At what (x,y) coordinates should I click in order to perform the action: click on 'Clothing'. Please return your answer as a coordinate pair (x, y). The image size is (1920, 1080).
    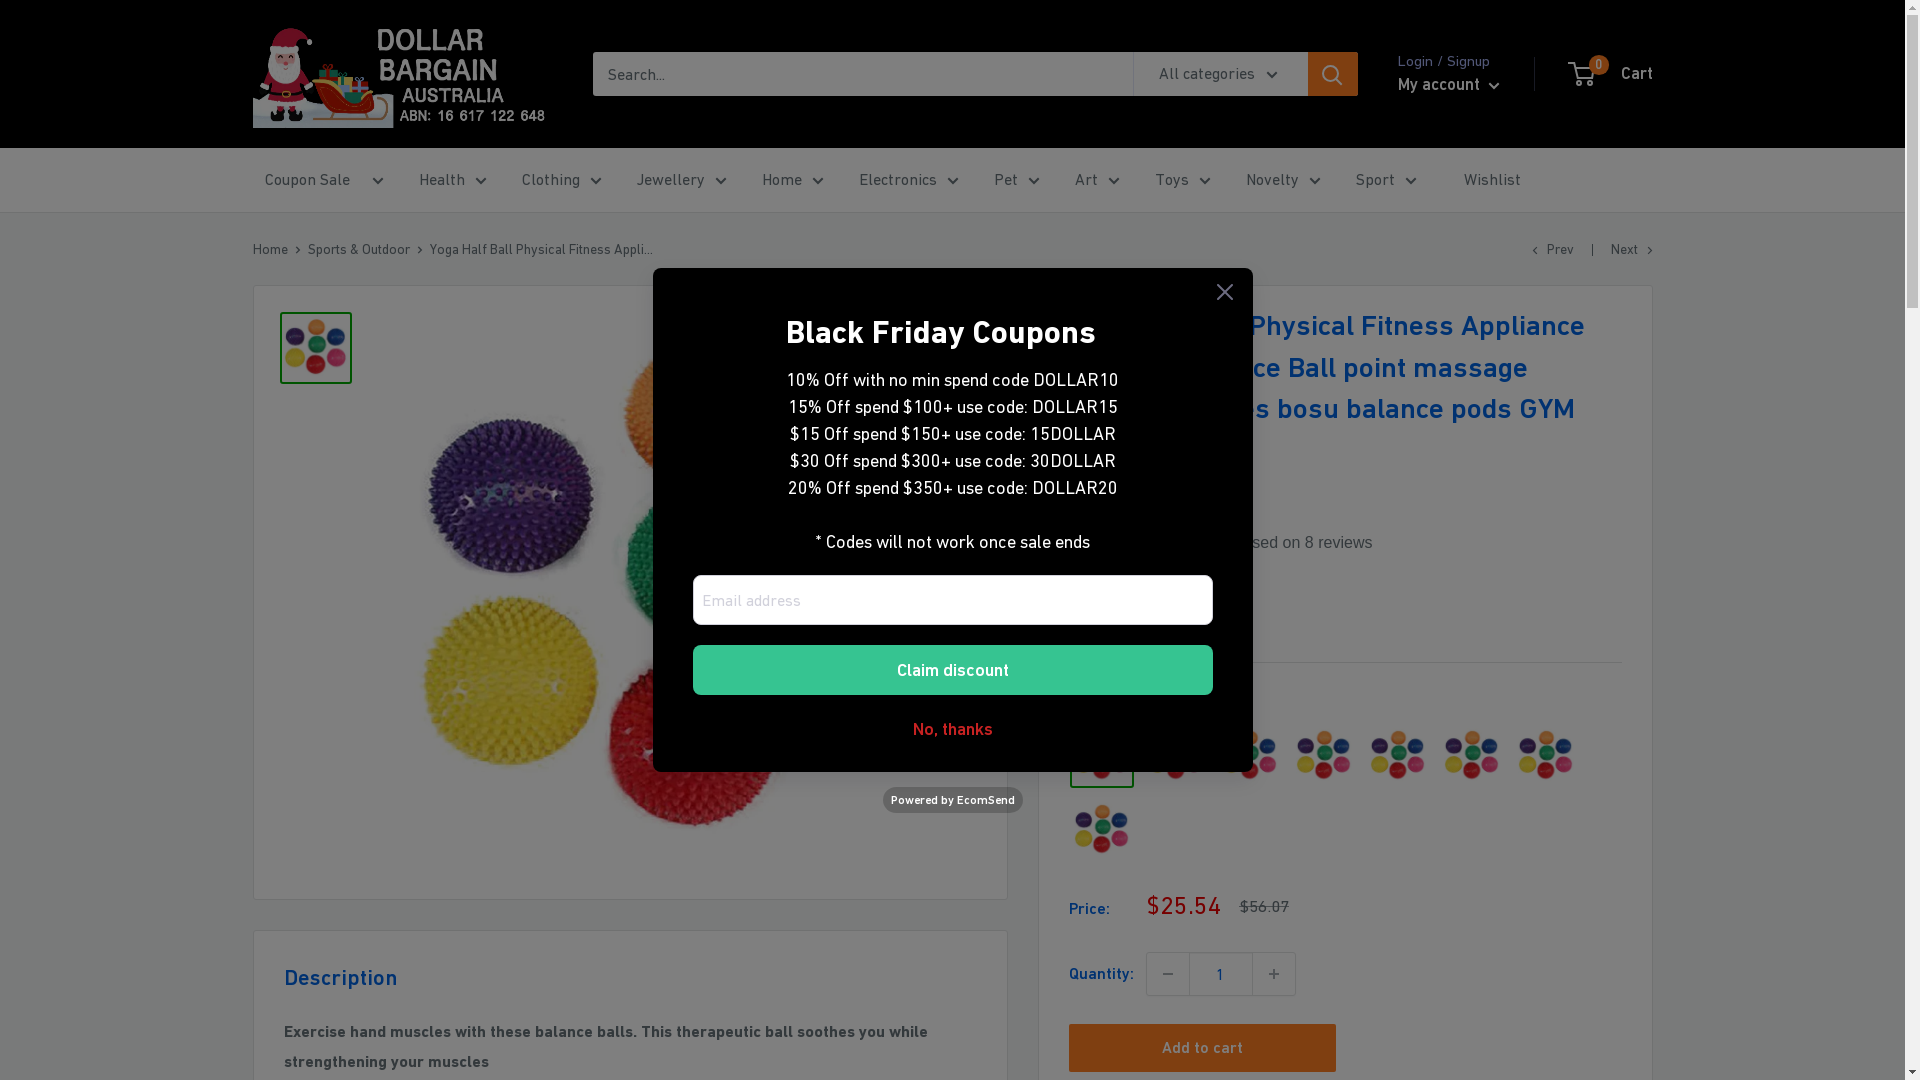
    Looking at the image, I should click on (560, 180).